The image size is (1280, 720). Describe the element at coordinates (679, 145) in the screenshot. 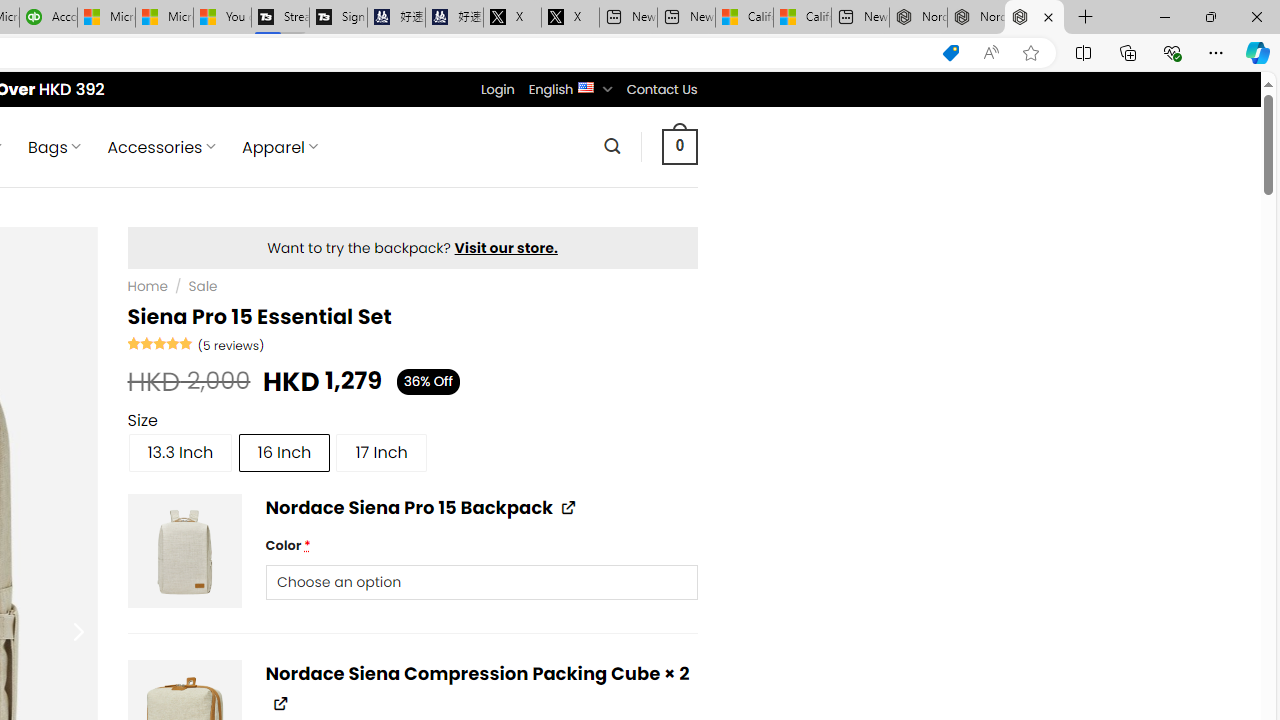

I see `'  0  '` at that location.